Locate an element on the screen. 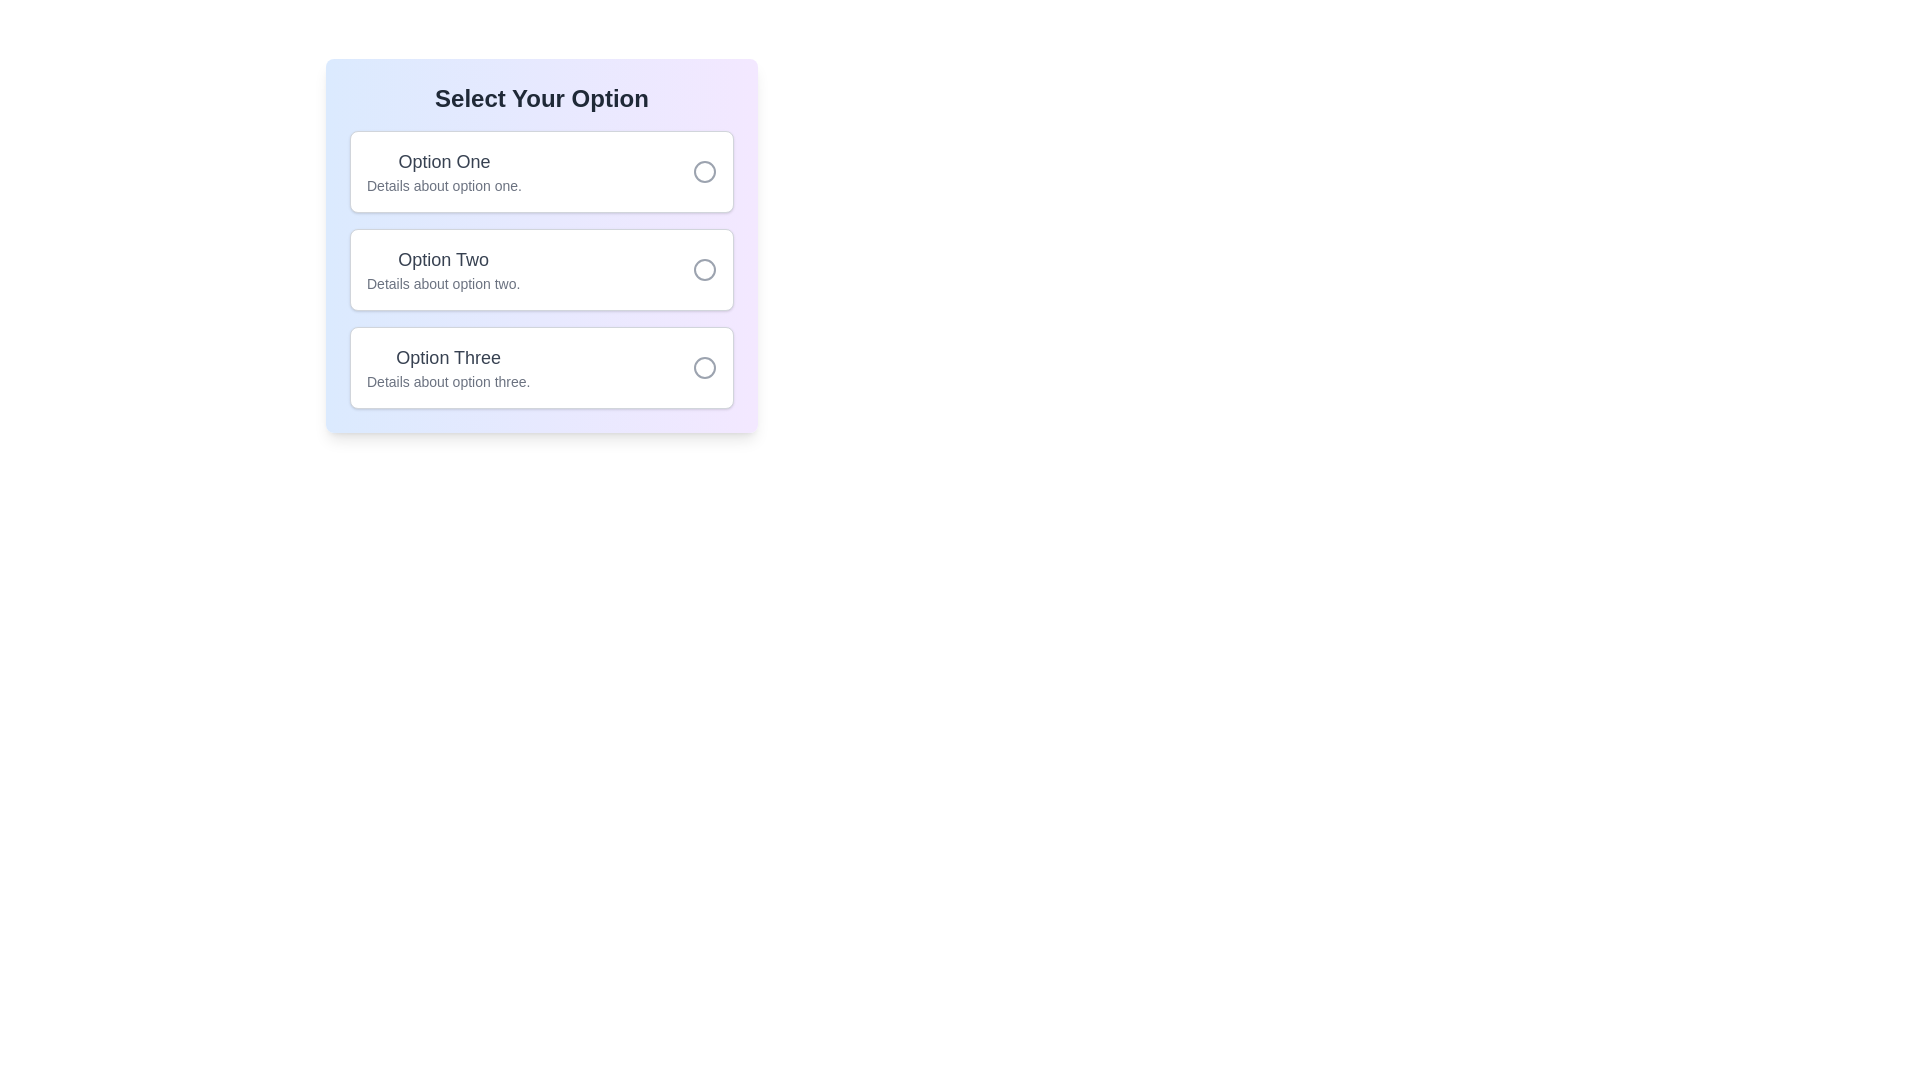 The width and height of the screenshot is (1920, 1080). the option 2 by clicking on it is located at coordinates (542, 270).